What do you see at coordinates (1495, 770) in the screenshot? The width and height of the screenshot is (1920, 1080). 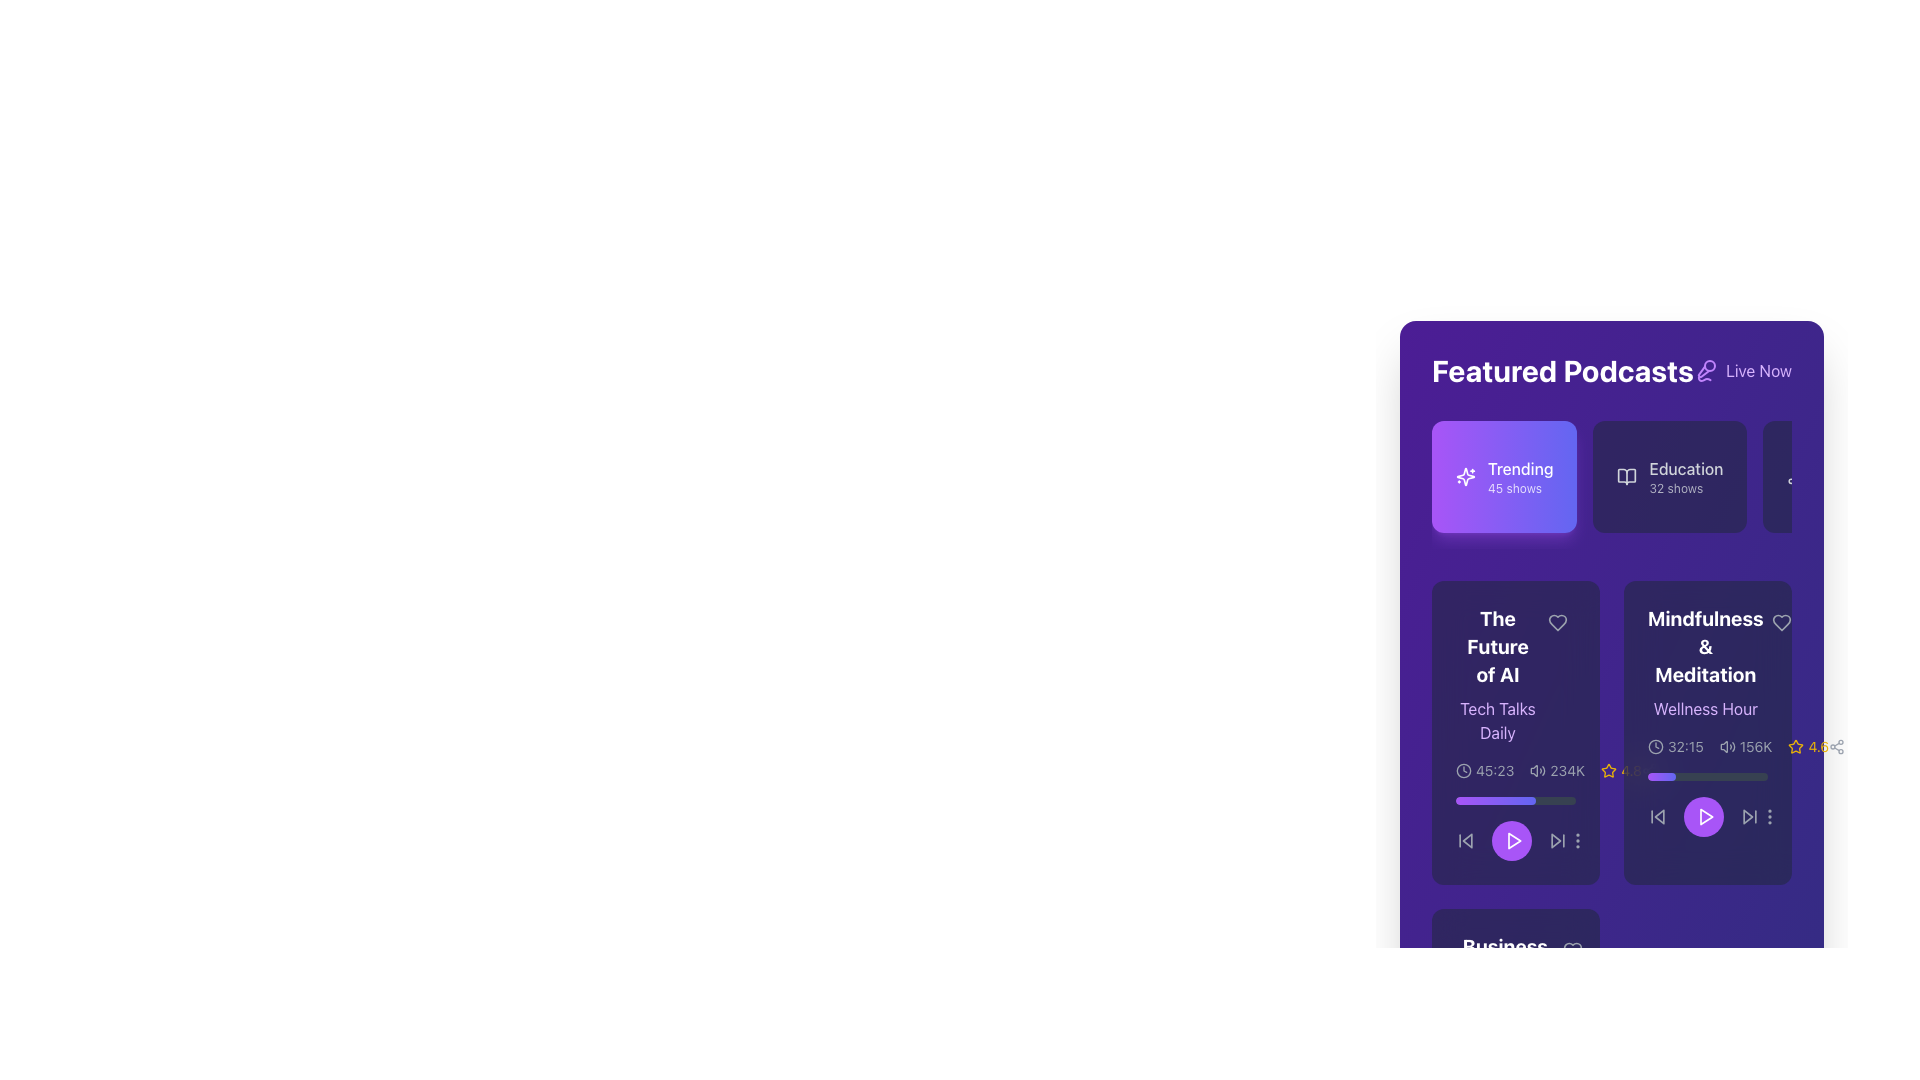 I see `the text label displaying '45:23' located at the bottom-left area of the card labeled 'The Future of AI'` at bounding box center [1495, 770].